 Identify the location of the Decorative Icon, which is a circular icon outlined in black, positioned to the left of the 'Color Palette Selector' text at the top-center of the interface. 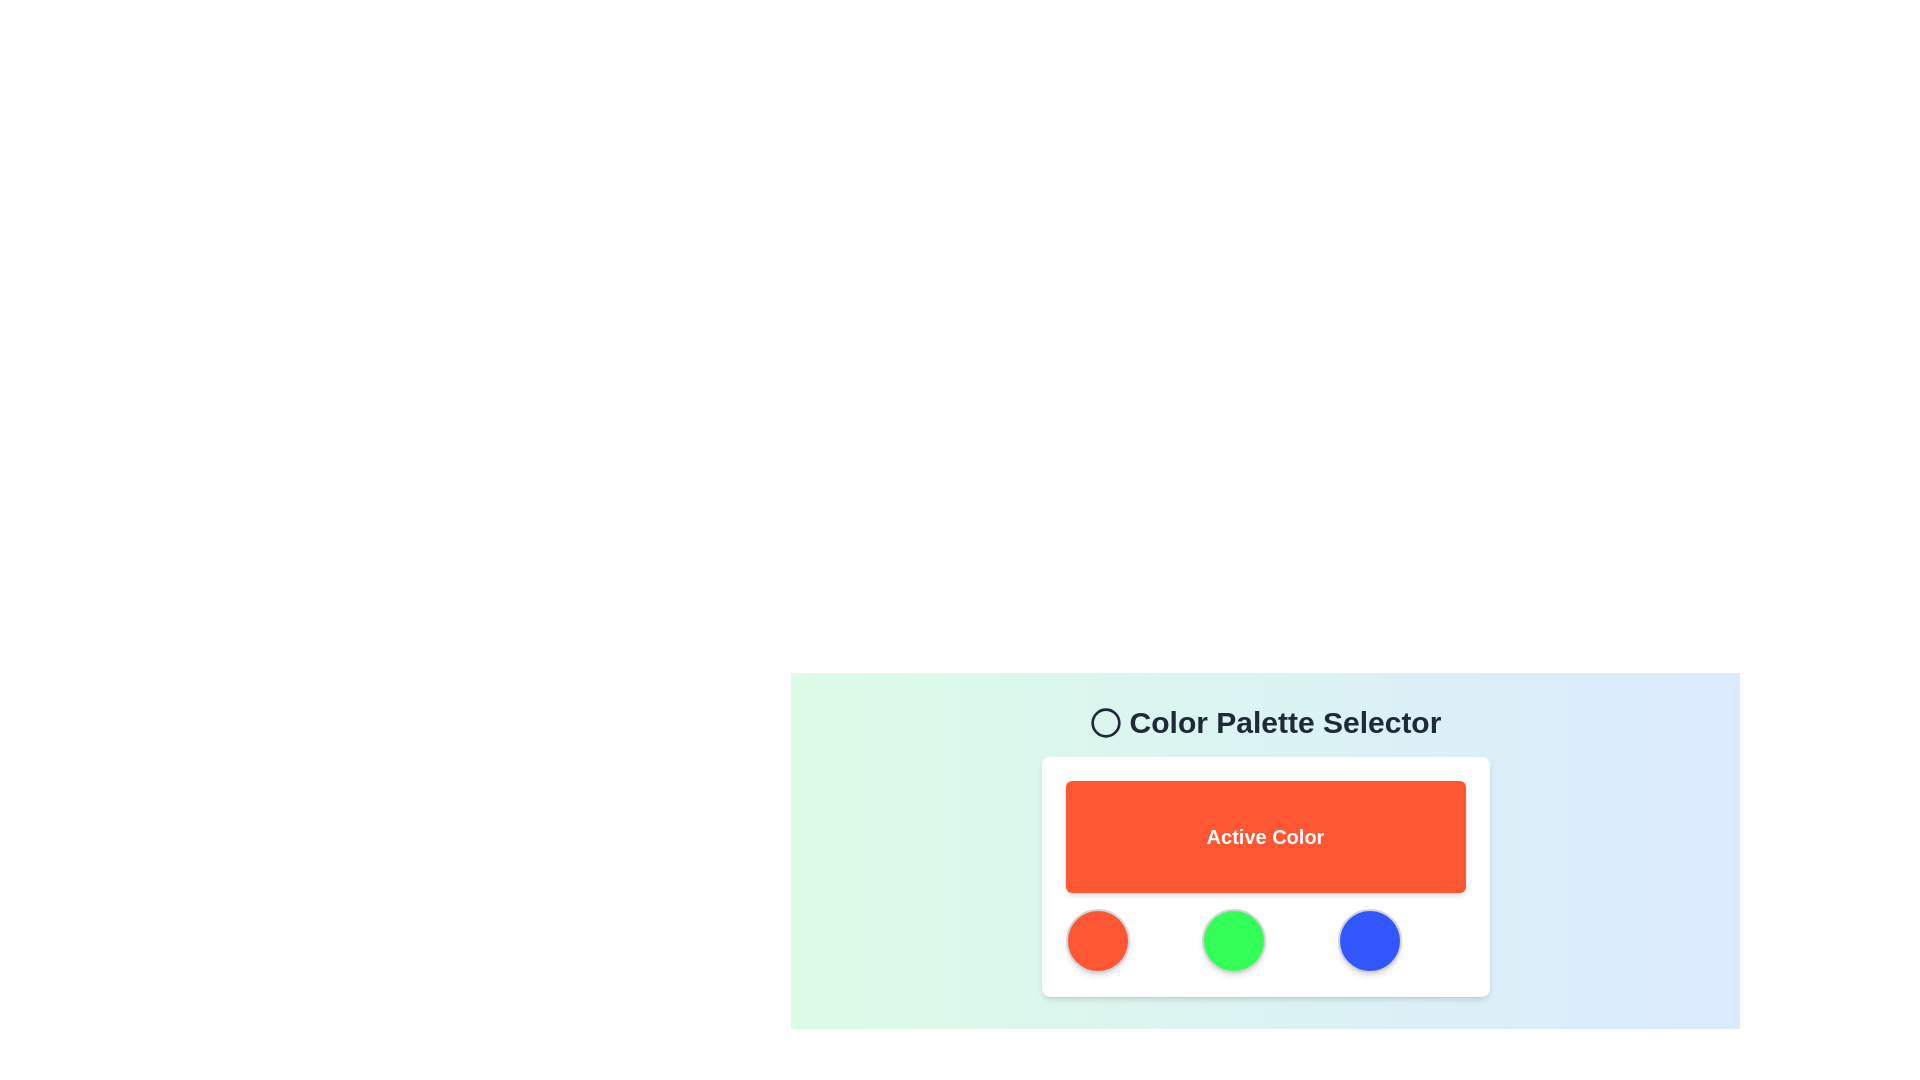
(1104, 722).